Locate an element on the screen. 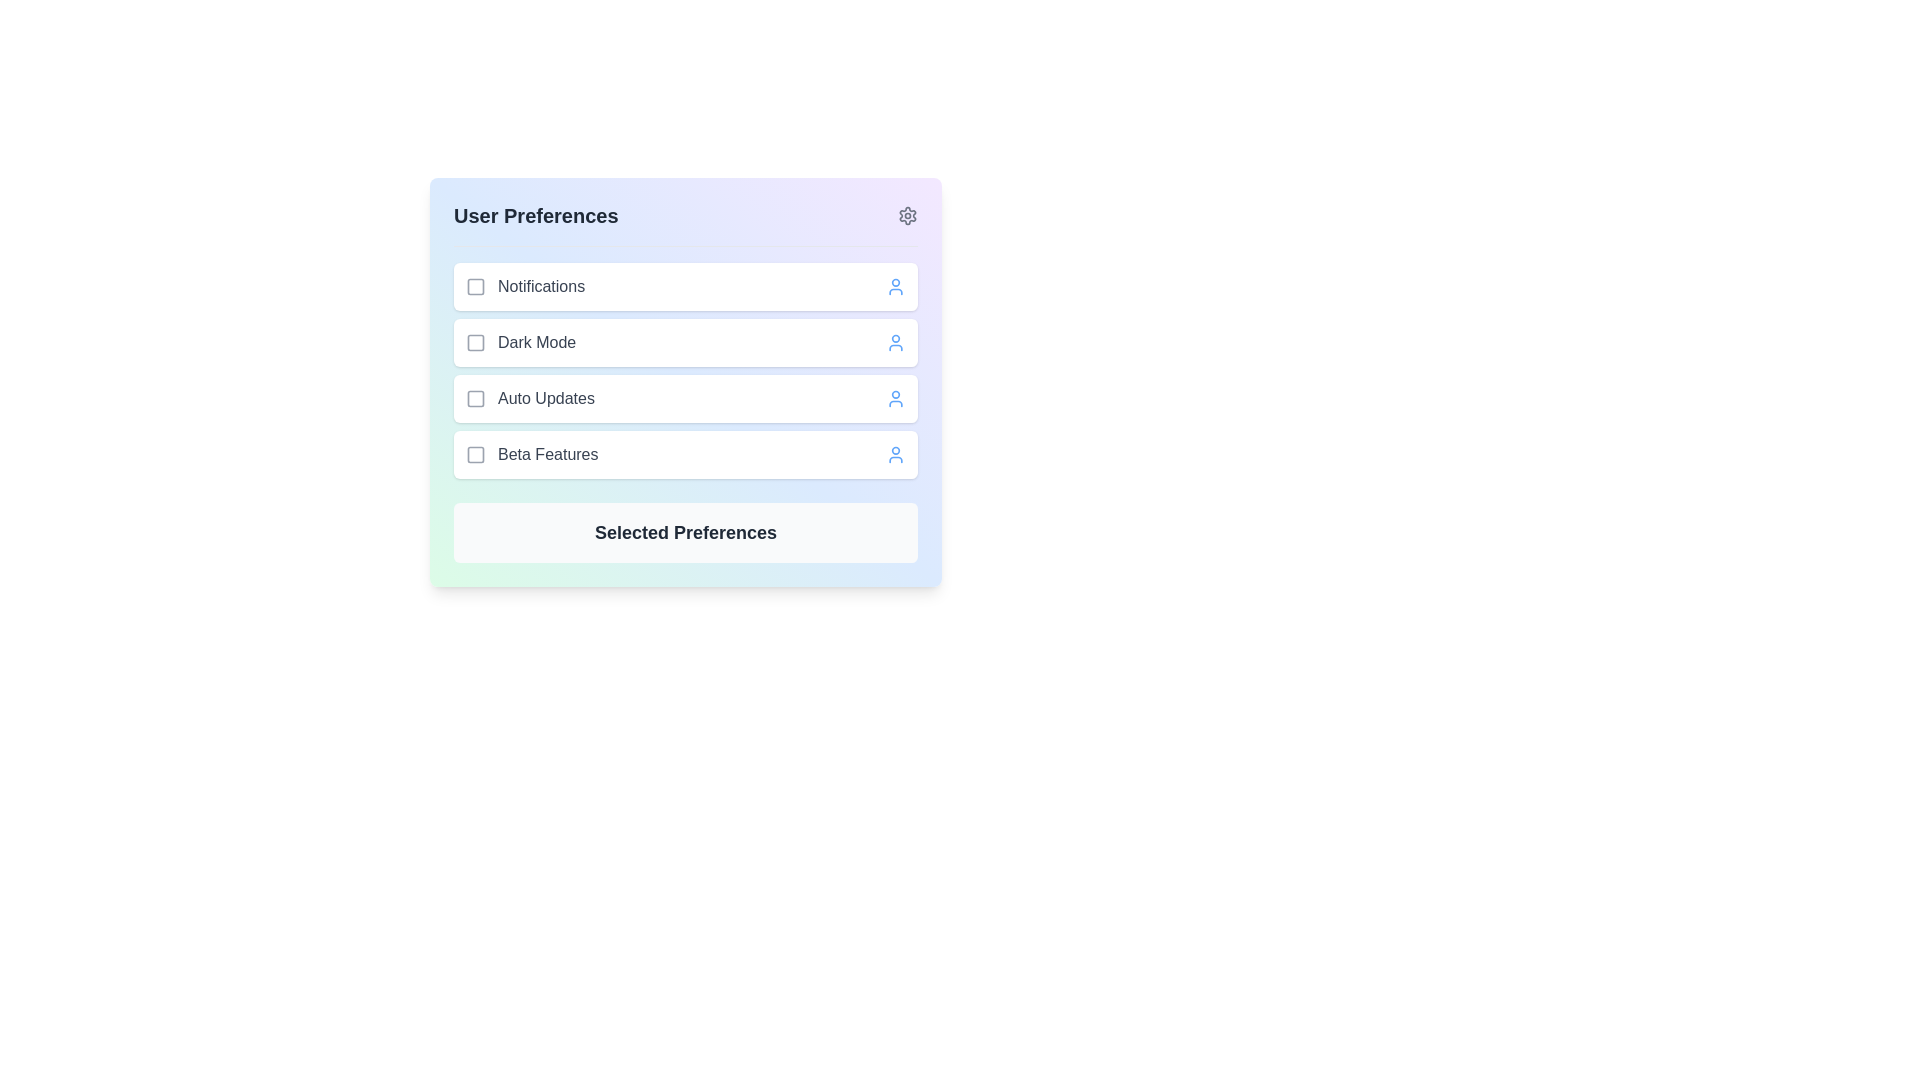 The width and height of the screenshot is (1920, 1080). the icon representing actions related to 'Beta Features', positioned to the far right of the 'Beta Features' label in the user preferences list is located at coordinates (895, 455).